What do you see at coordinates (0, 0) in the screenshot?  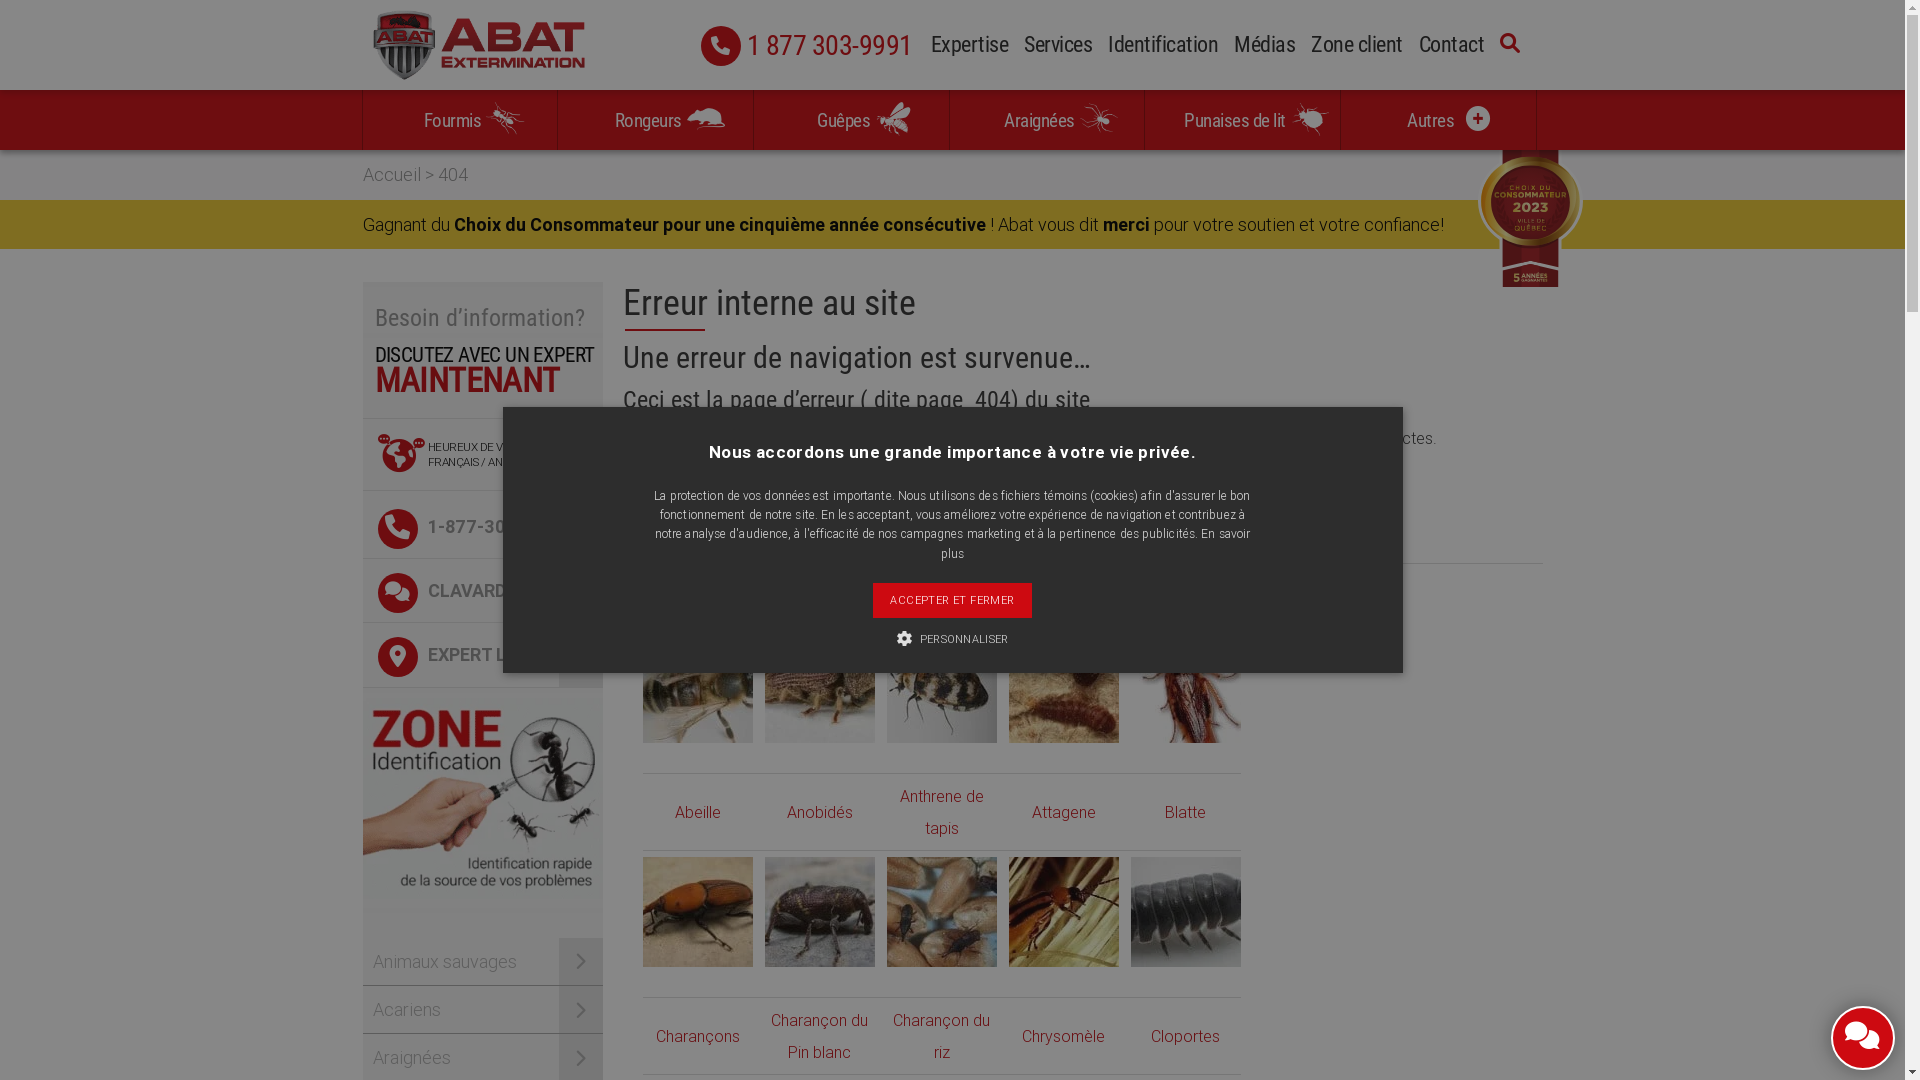 I see `'Skip to primary navigation'` at bounding box center [0, 0].